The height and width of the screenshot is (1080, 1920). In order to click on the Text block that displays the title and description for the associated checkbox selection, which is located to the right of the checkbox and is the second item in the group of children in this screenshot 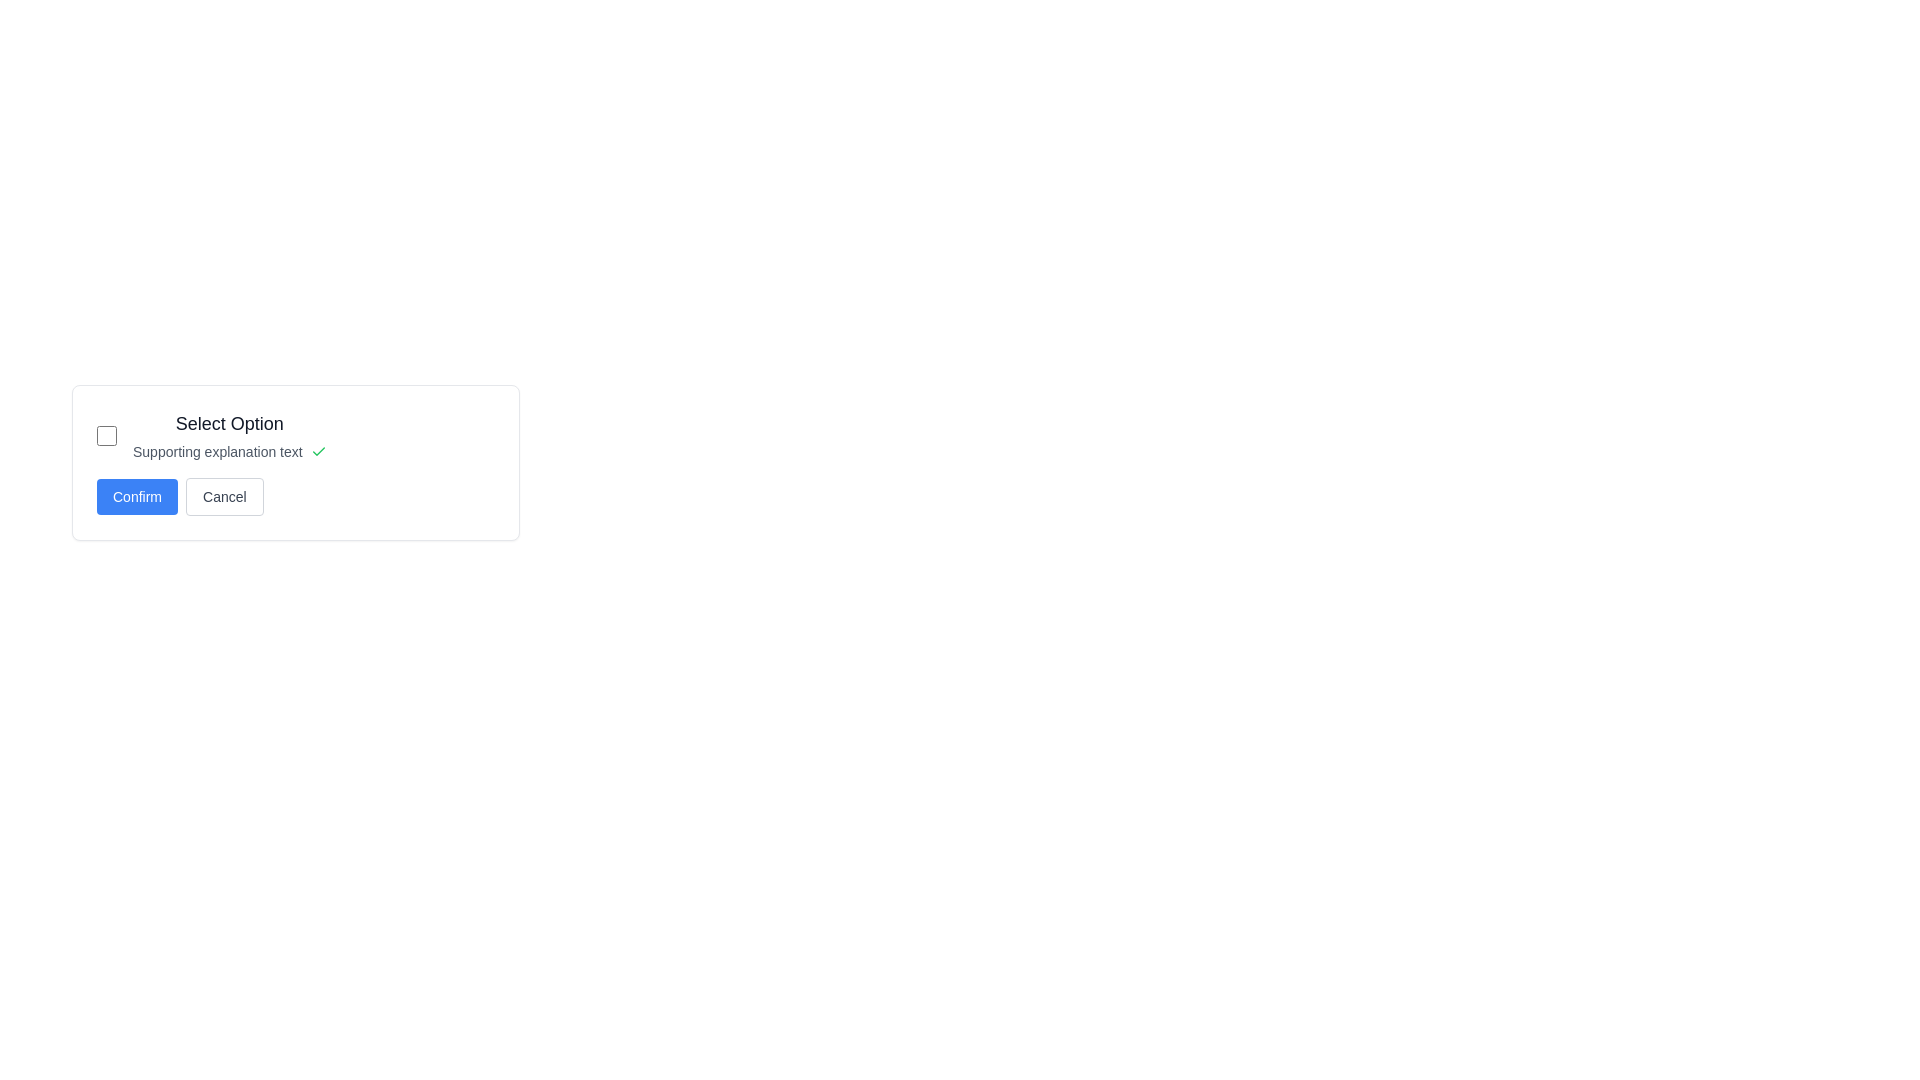, I will do `click(229, 434)`.